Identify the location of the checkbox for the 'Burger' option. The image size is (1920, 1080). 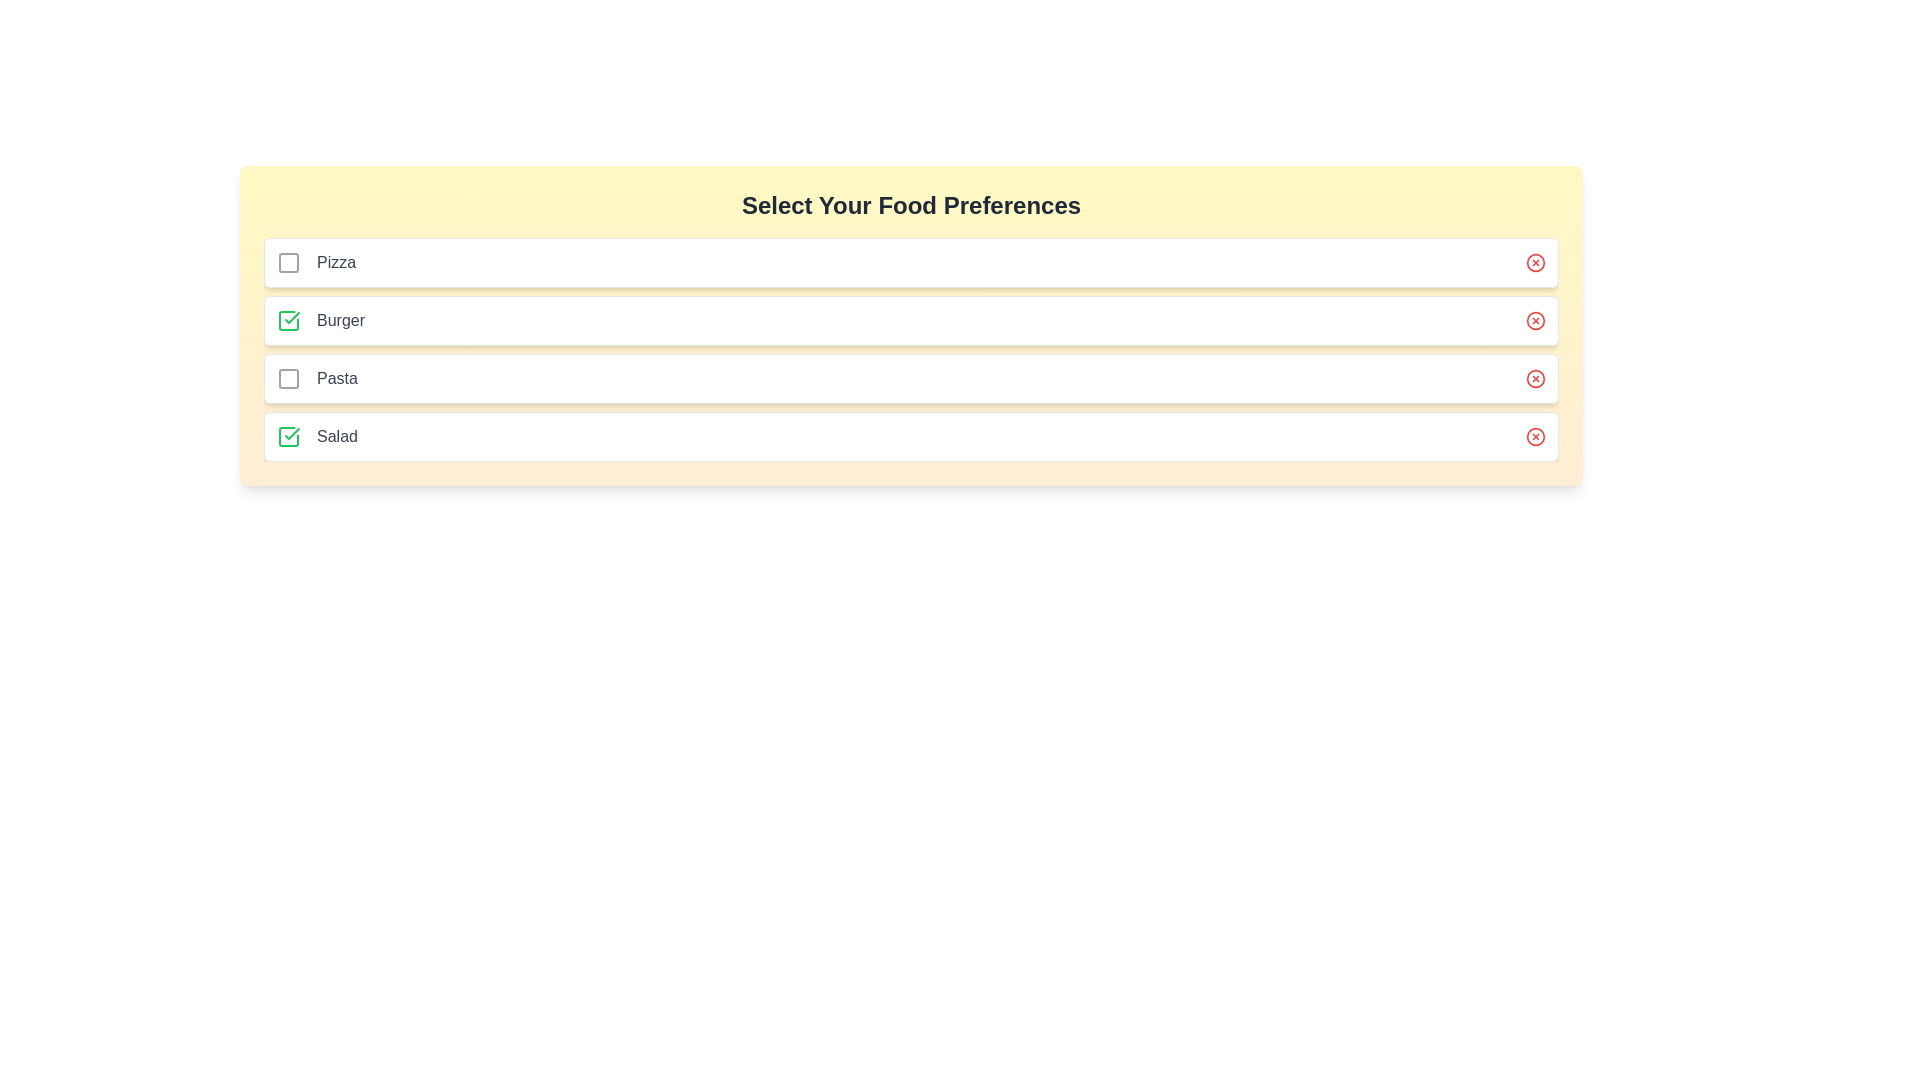
(287, 319).